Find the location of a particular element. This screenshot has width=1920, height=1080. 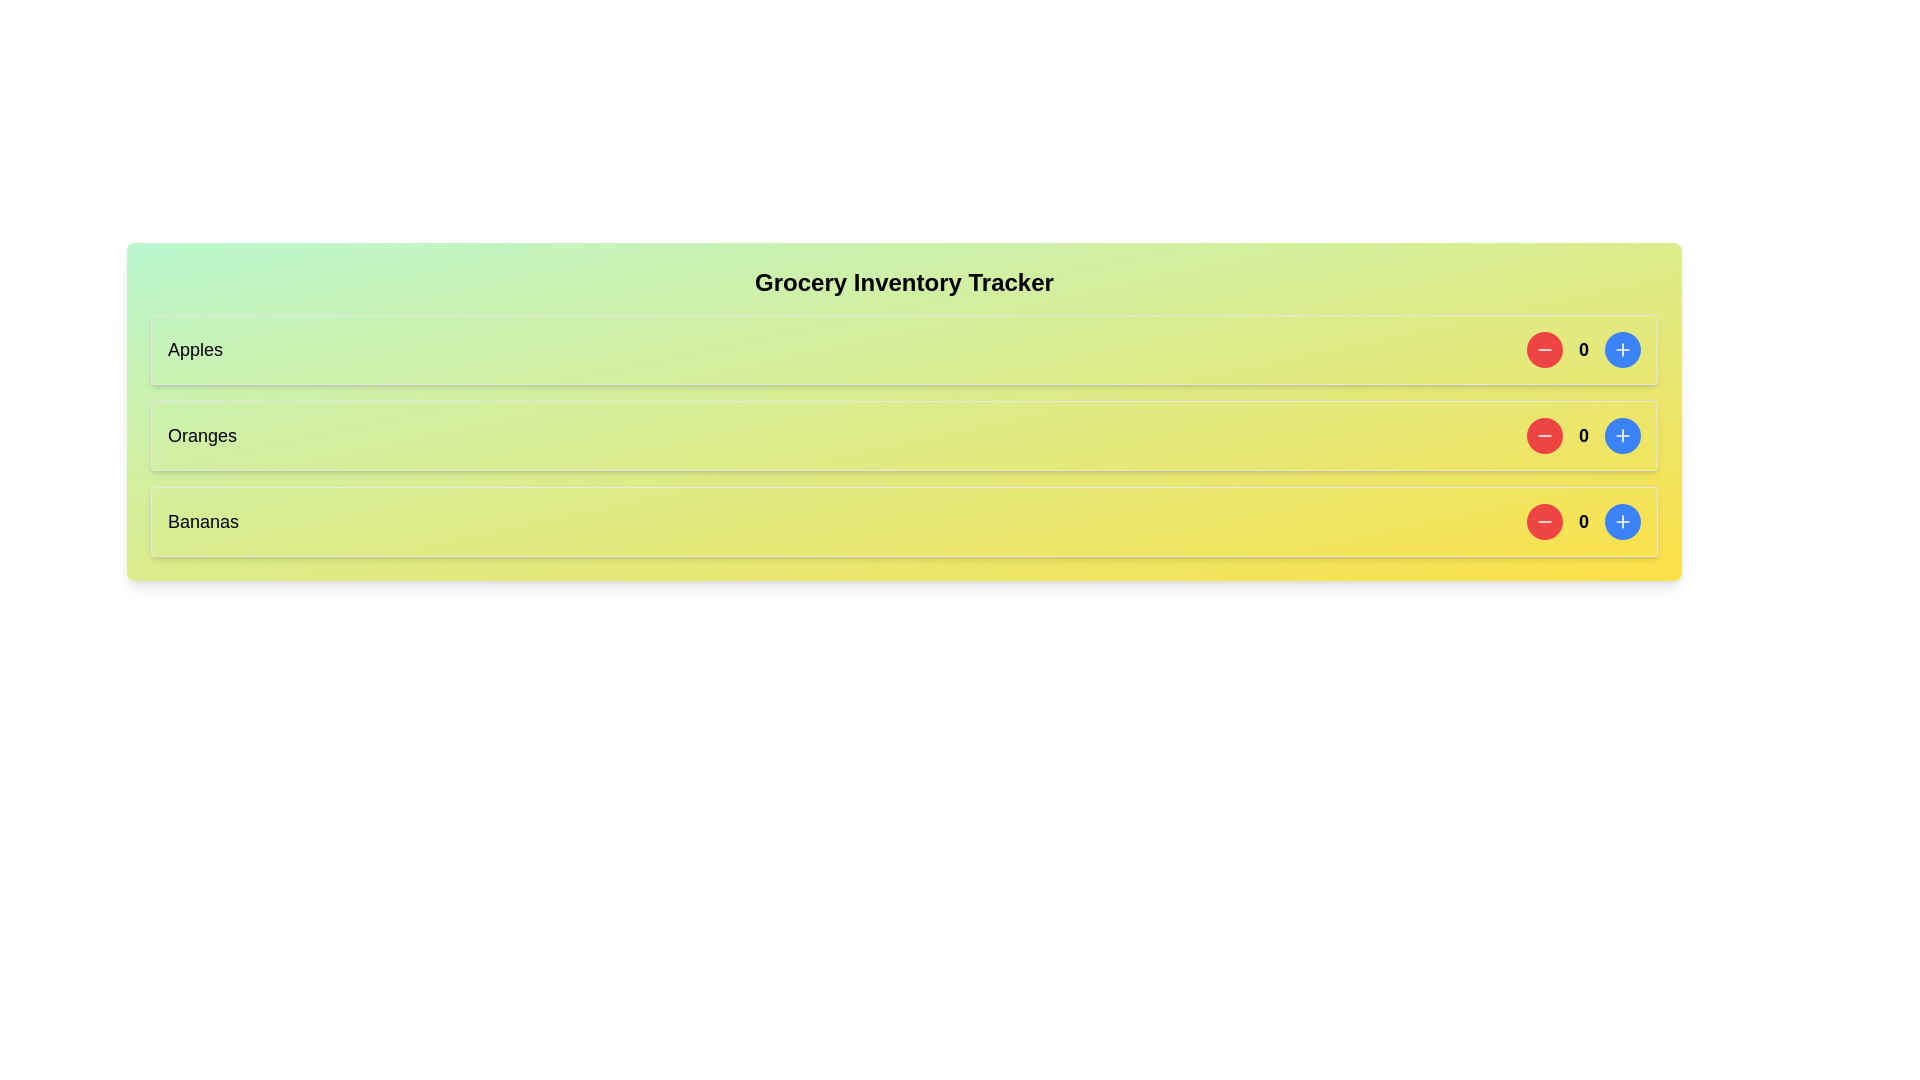

the red minus button to decrement the count of the selected item is located at coordinates (1544, 349).